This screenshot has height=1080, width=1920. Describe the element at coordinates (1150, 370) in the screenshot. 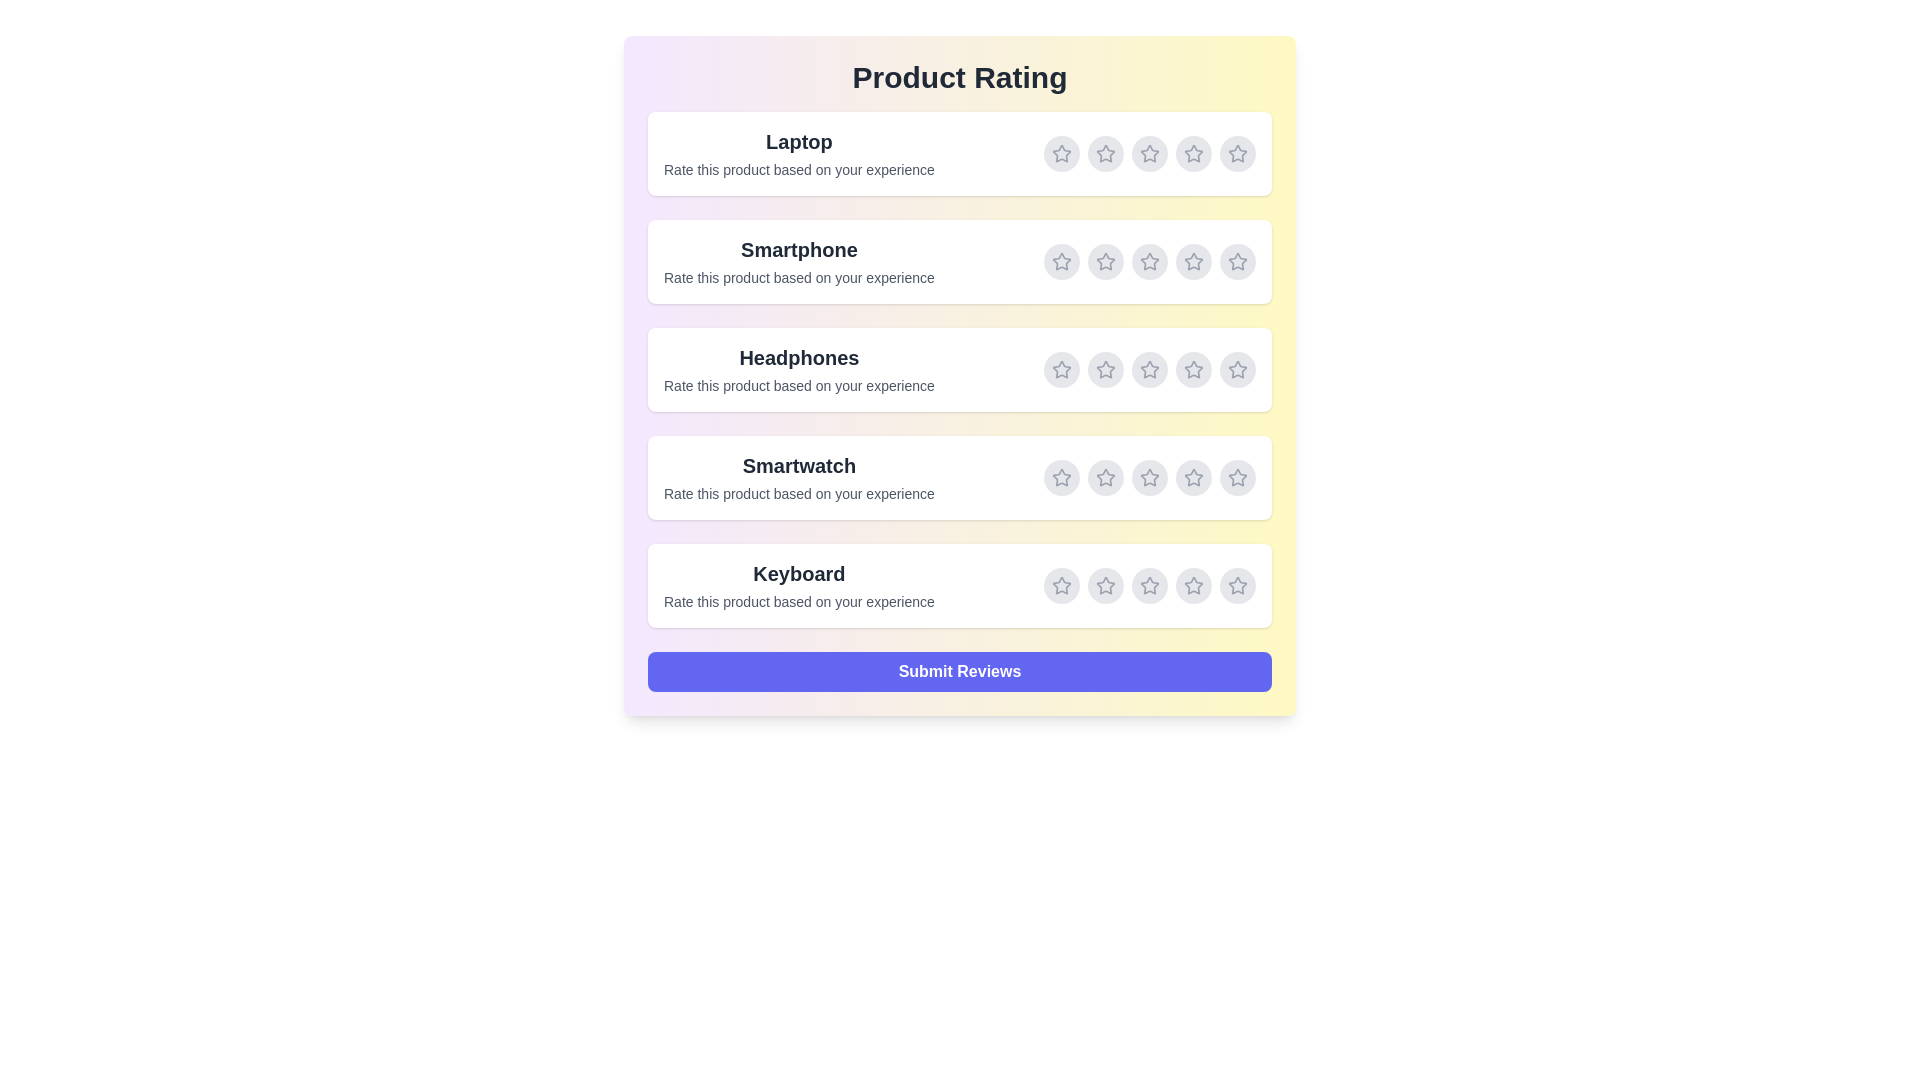

I see `the rating for Headphones to 3 stars` at that location.